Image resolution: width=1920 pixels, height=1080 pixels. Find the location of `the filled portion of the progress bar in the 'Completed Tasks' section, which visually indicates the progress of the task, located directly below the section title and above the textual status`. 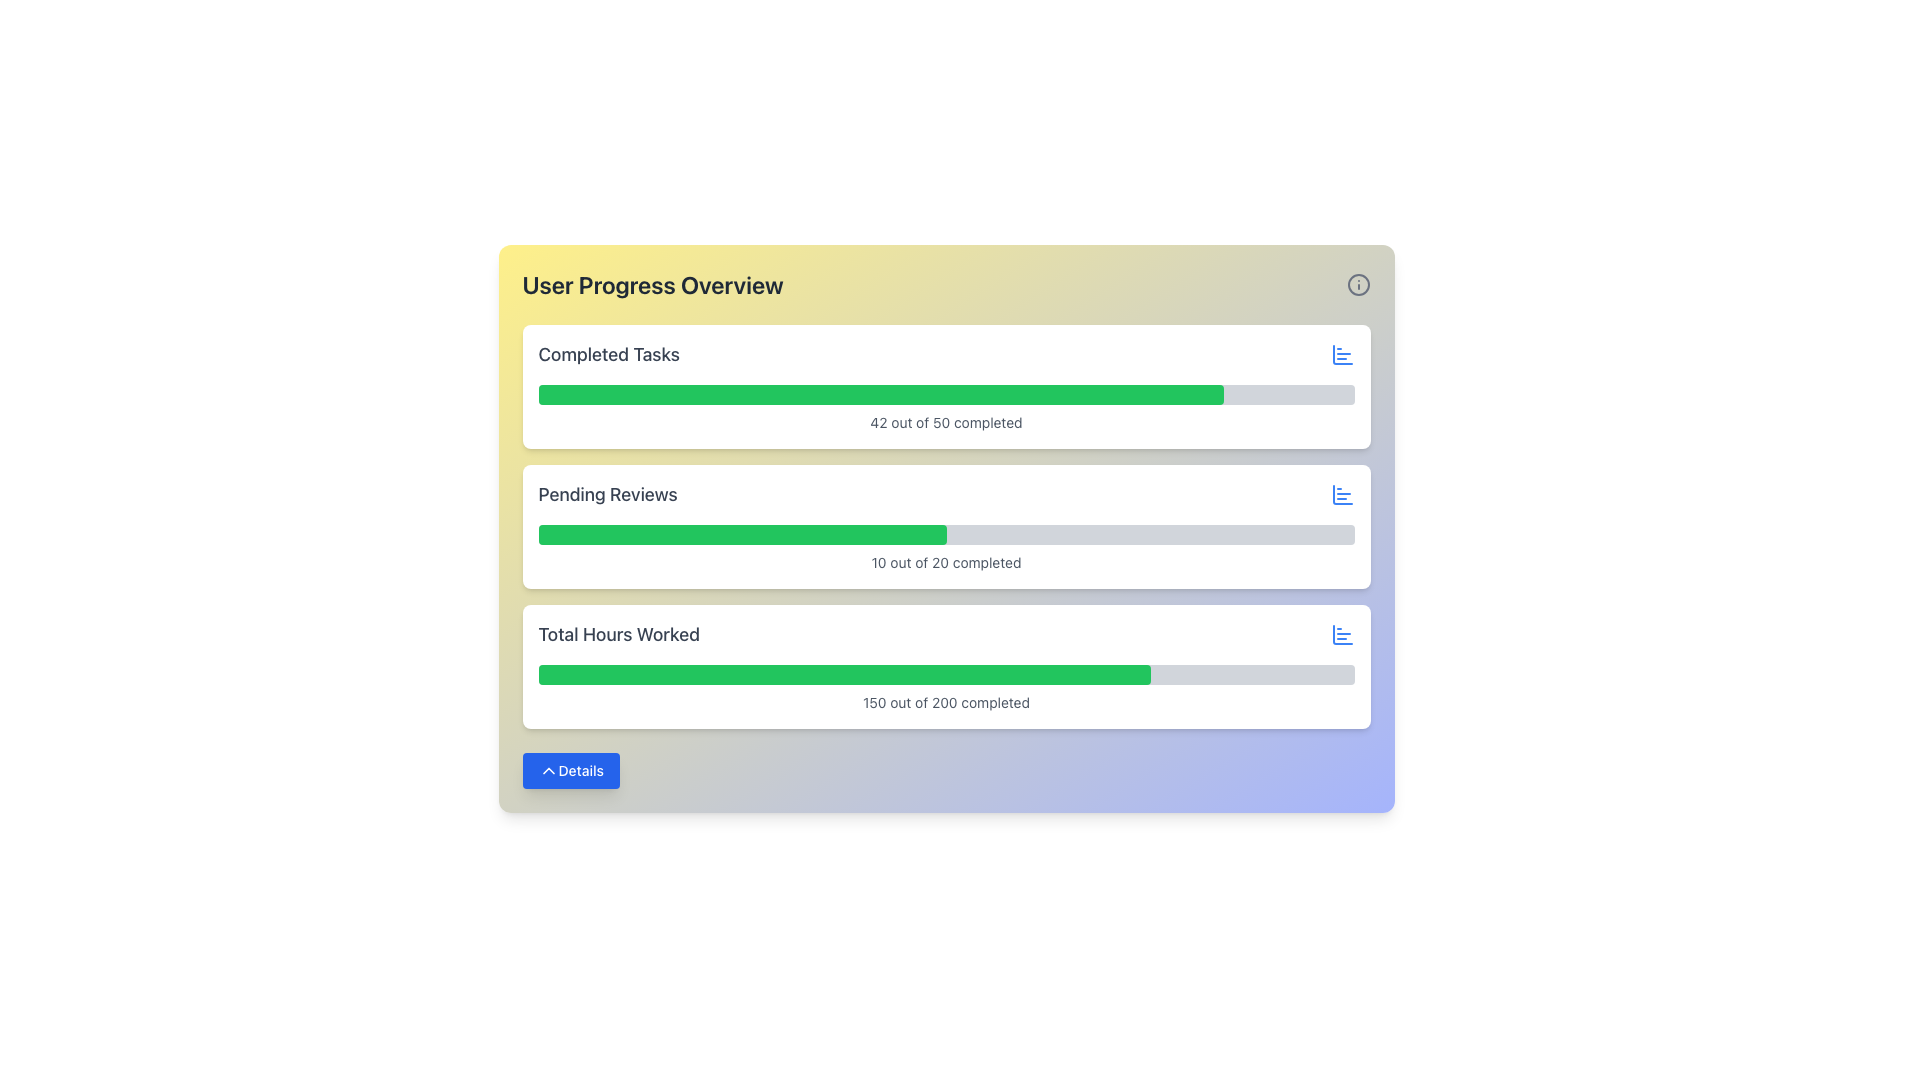

the filled portion of the progress bar in the 'Completed Tasks' section, which visually indicates the progress of the task, located directly below the section title and above the textual status is located at coordinates (880, 394).